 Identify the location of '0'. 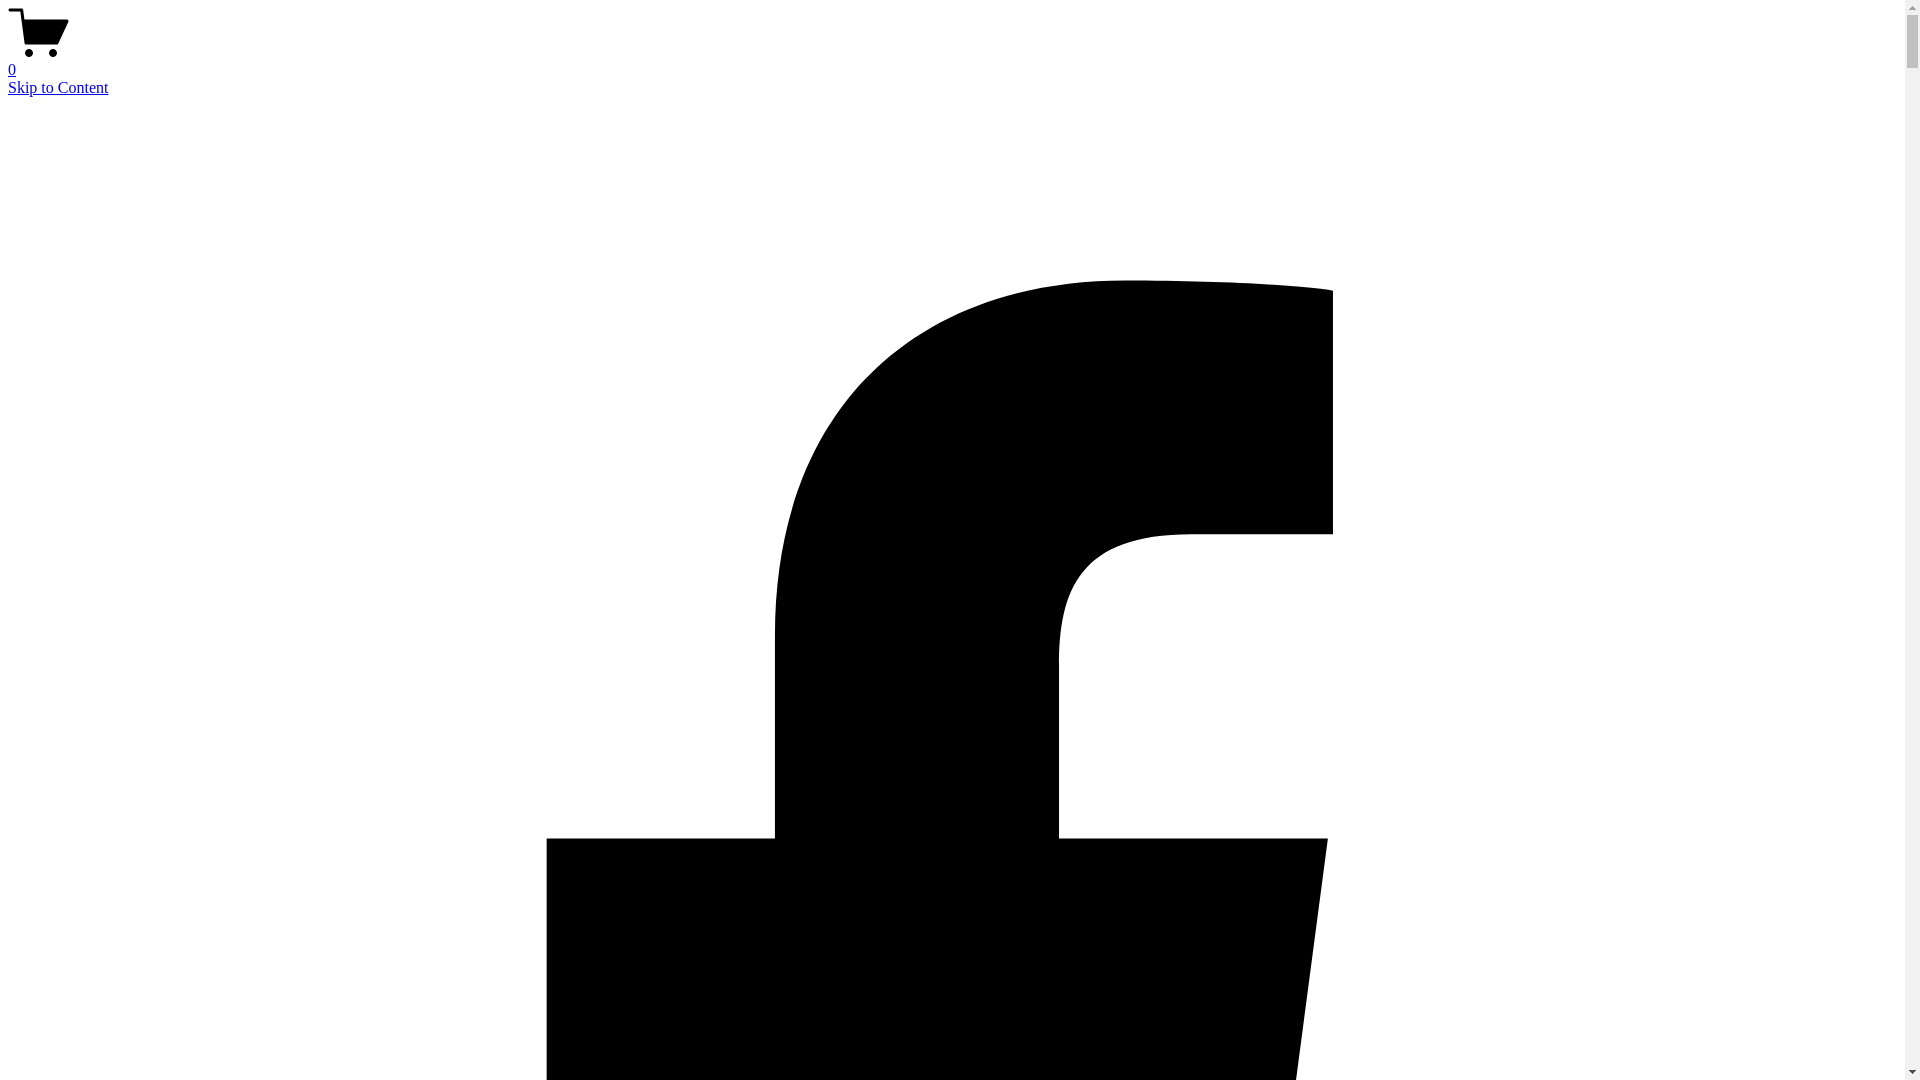
(951, 60).